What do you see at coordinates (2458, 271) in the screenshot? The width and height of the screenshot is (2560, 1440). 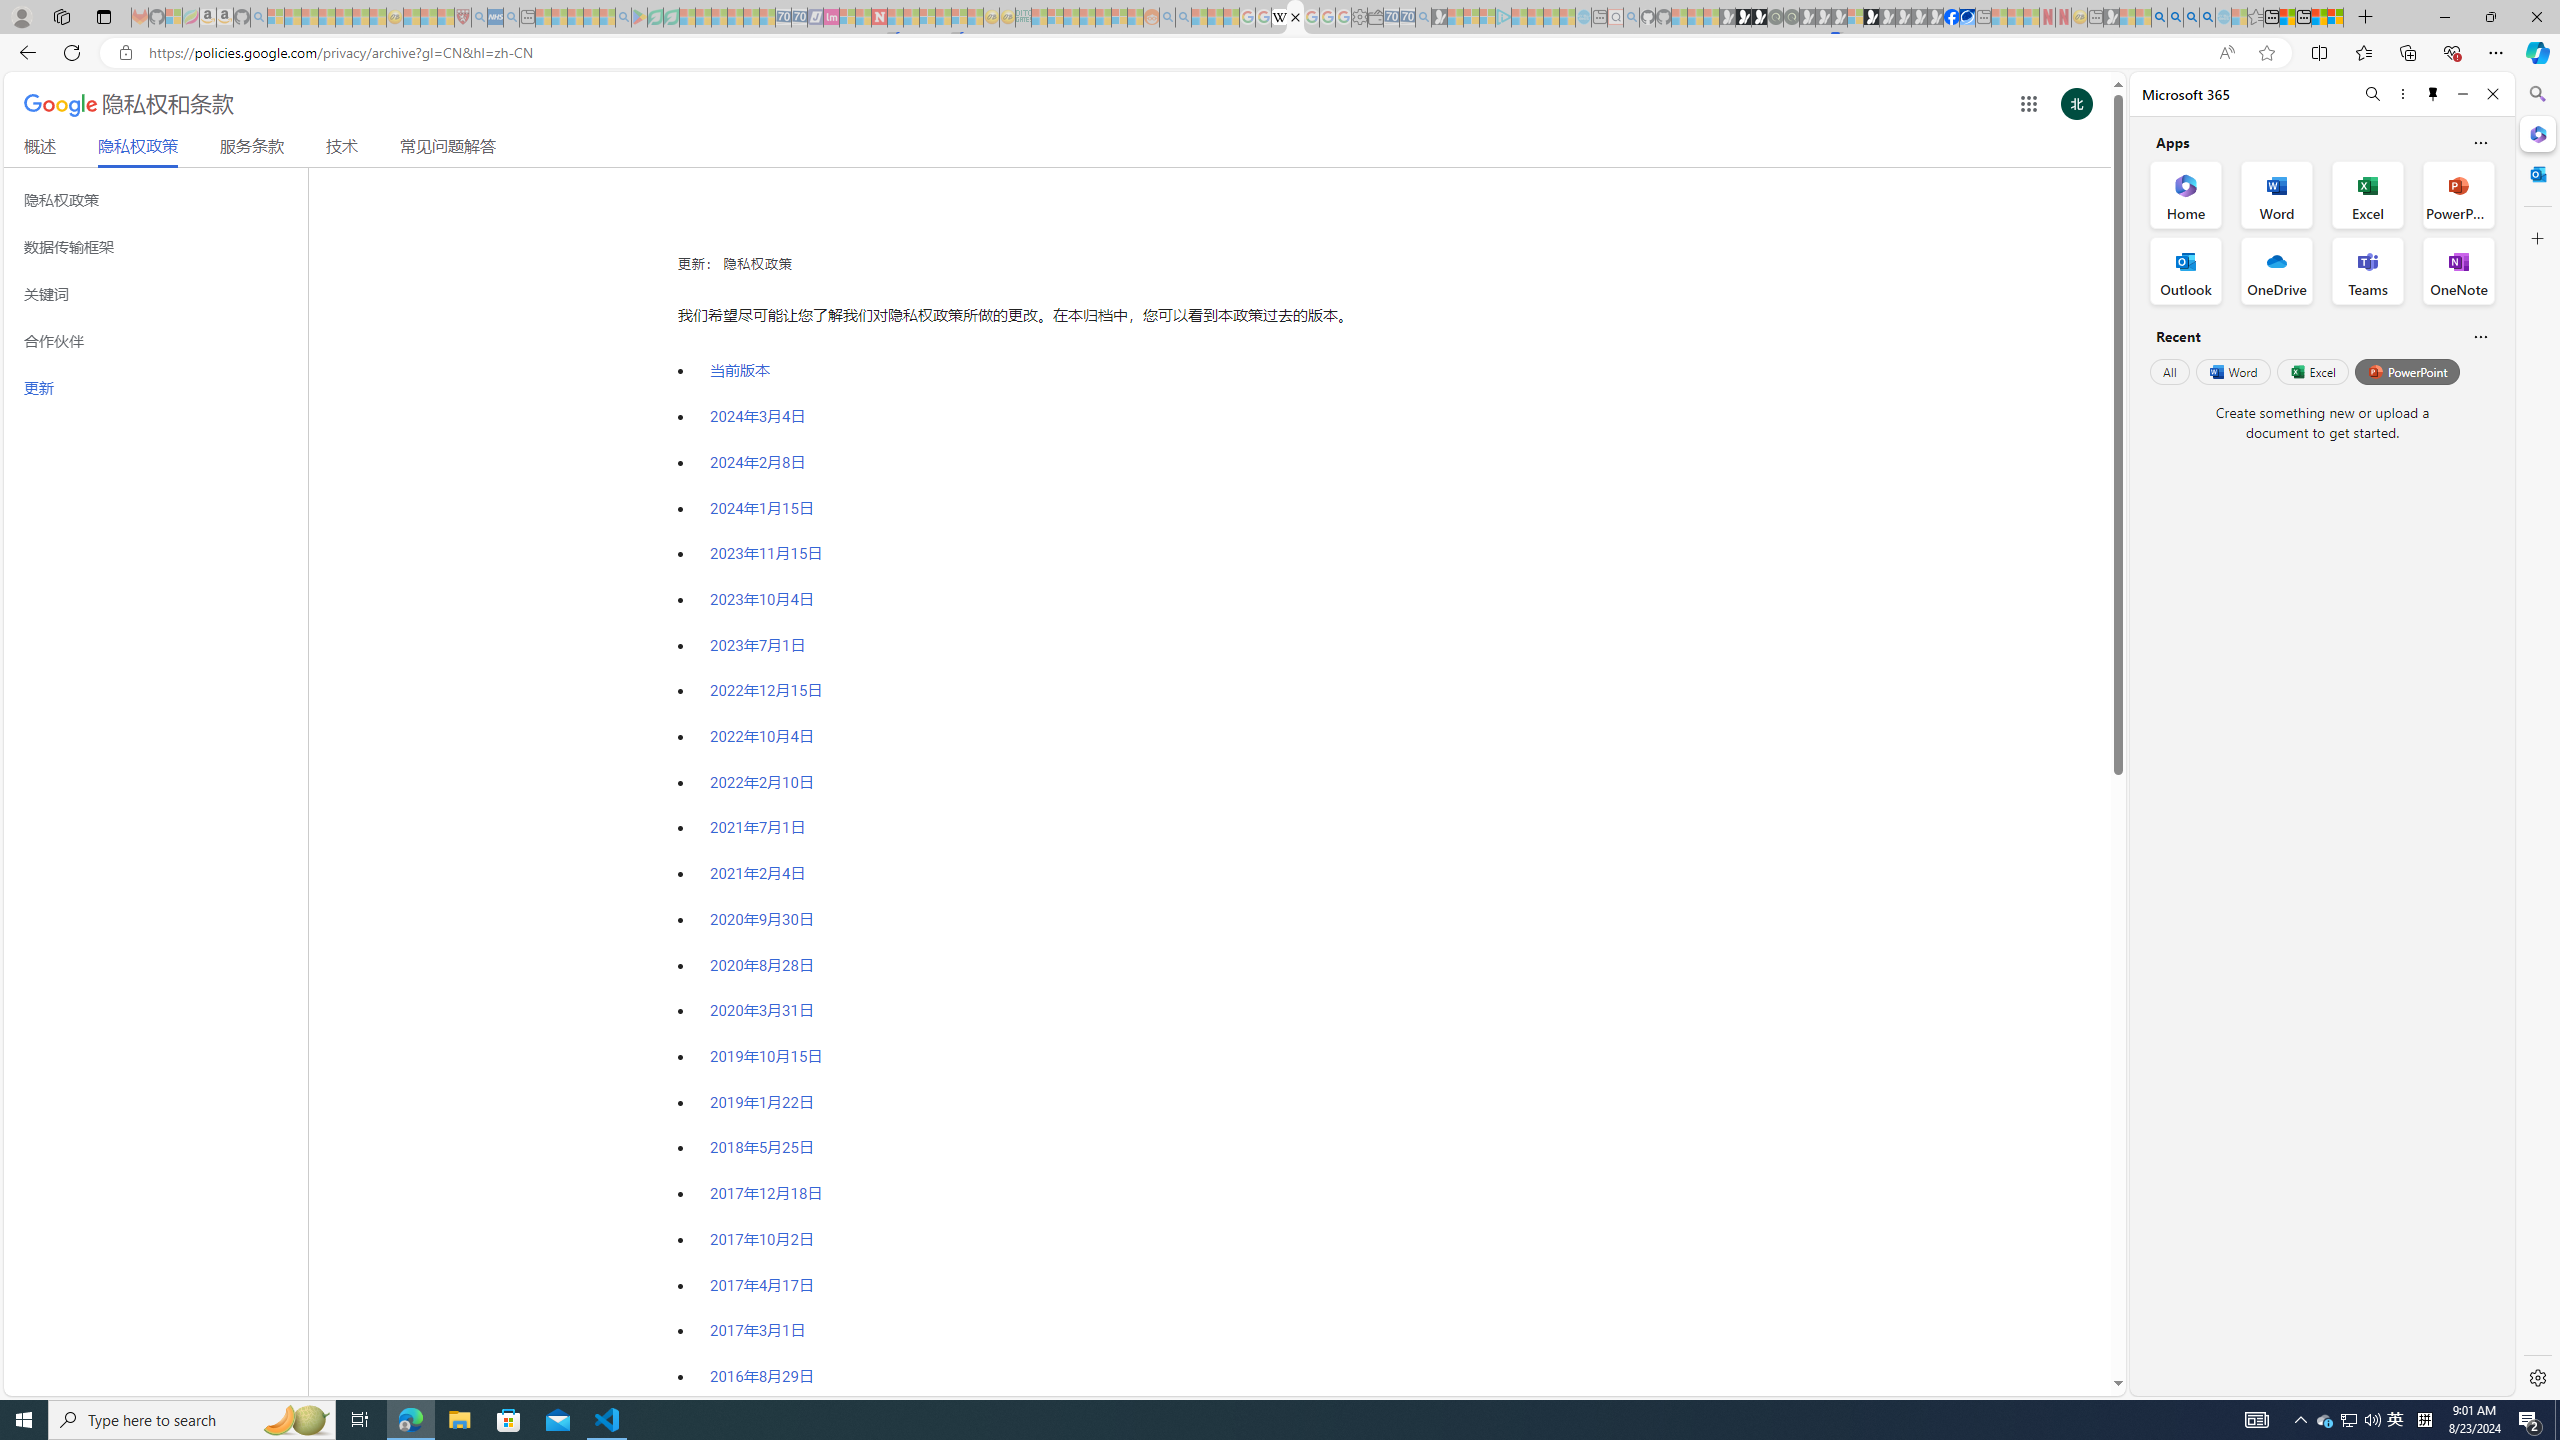 I see `'OneNote Office App'` at bounding box center [2458, 271].